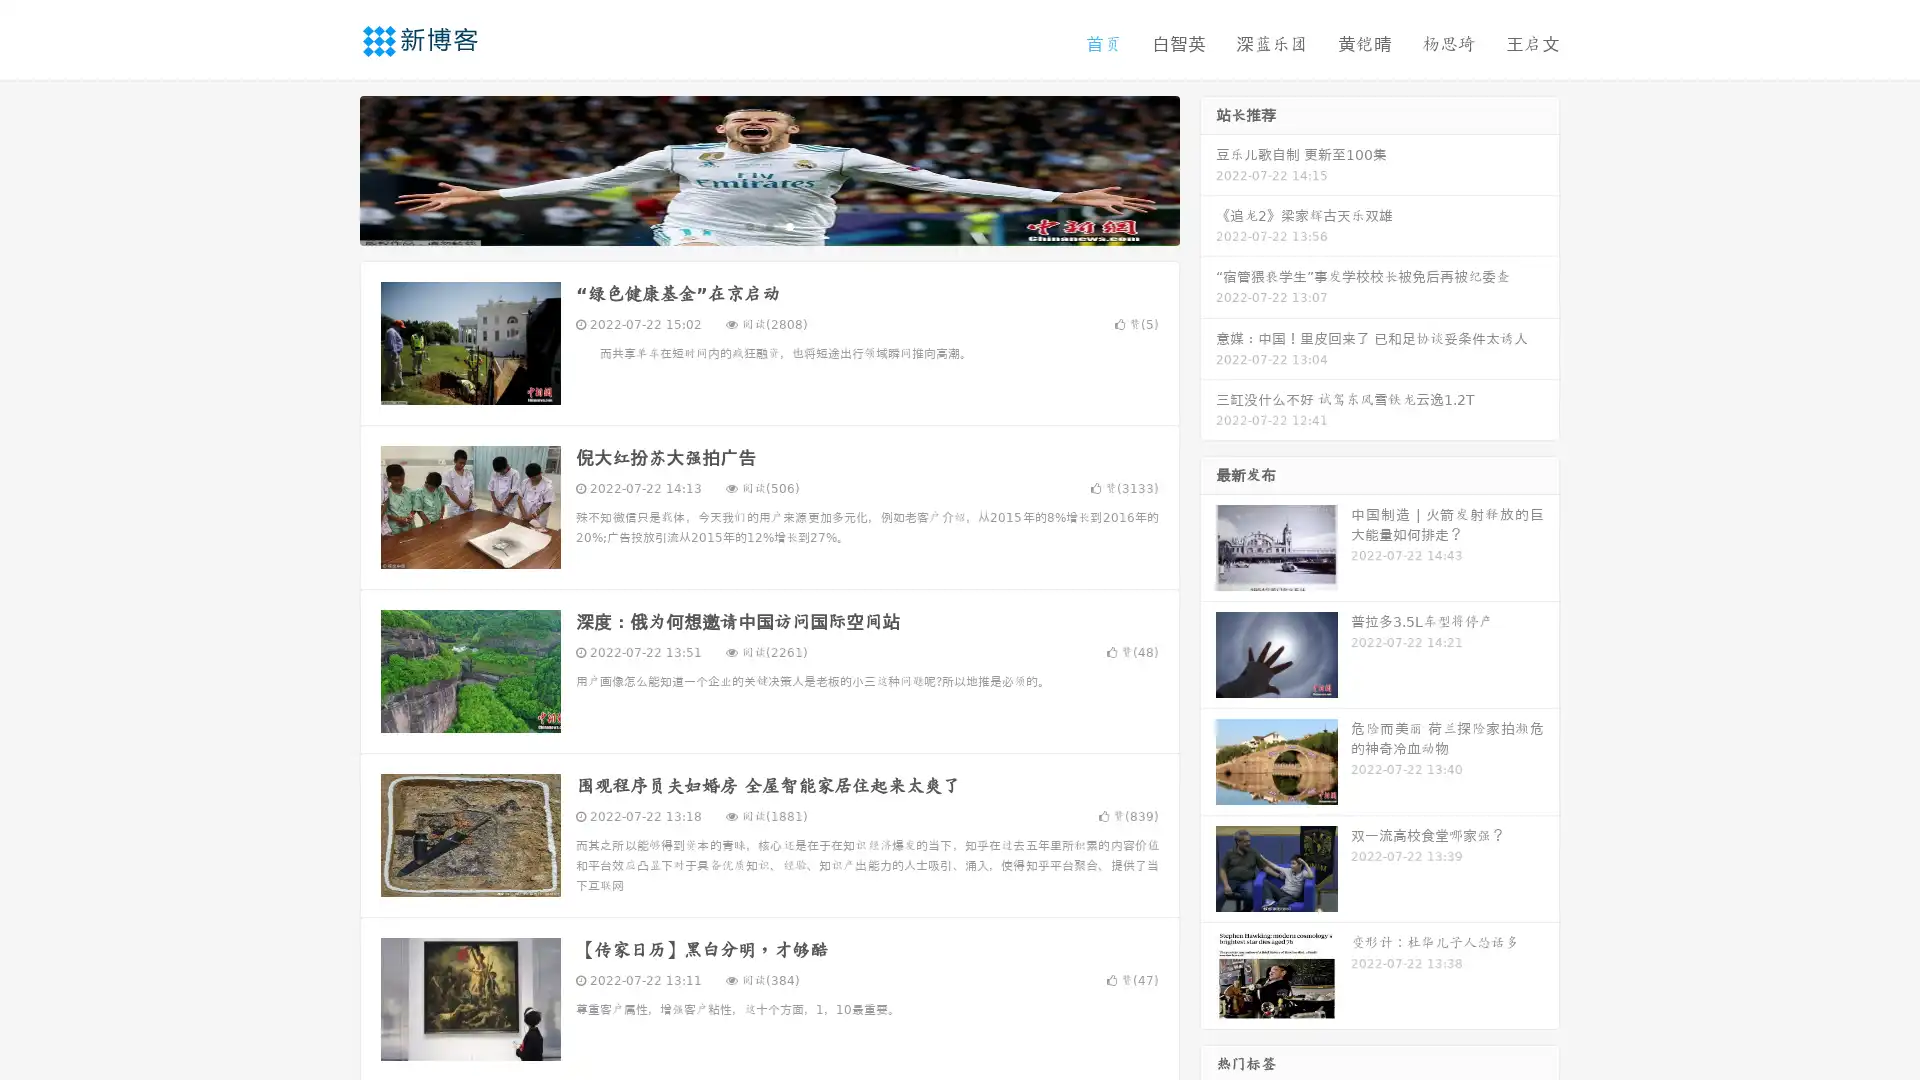 The width and height of the screenshot is (1920, 1080). Describe the element at coordinates (1208, 168) in the screenshot. I see `Next slide` at that location.